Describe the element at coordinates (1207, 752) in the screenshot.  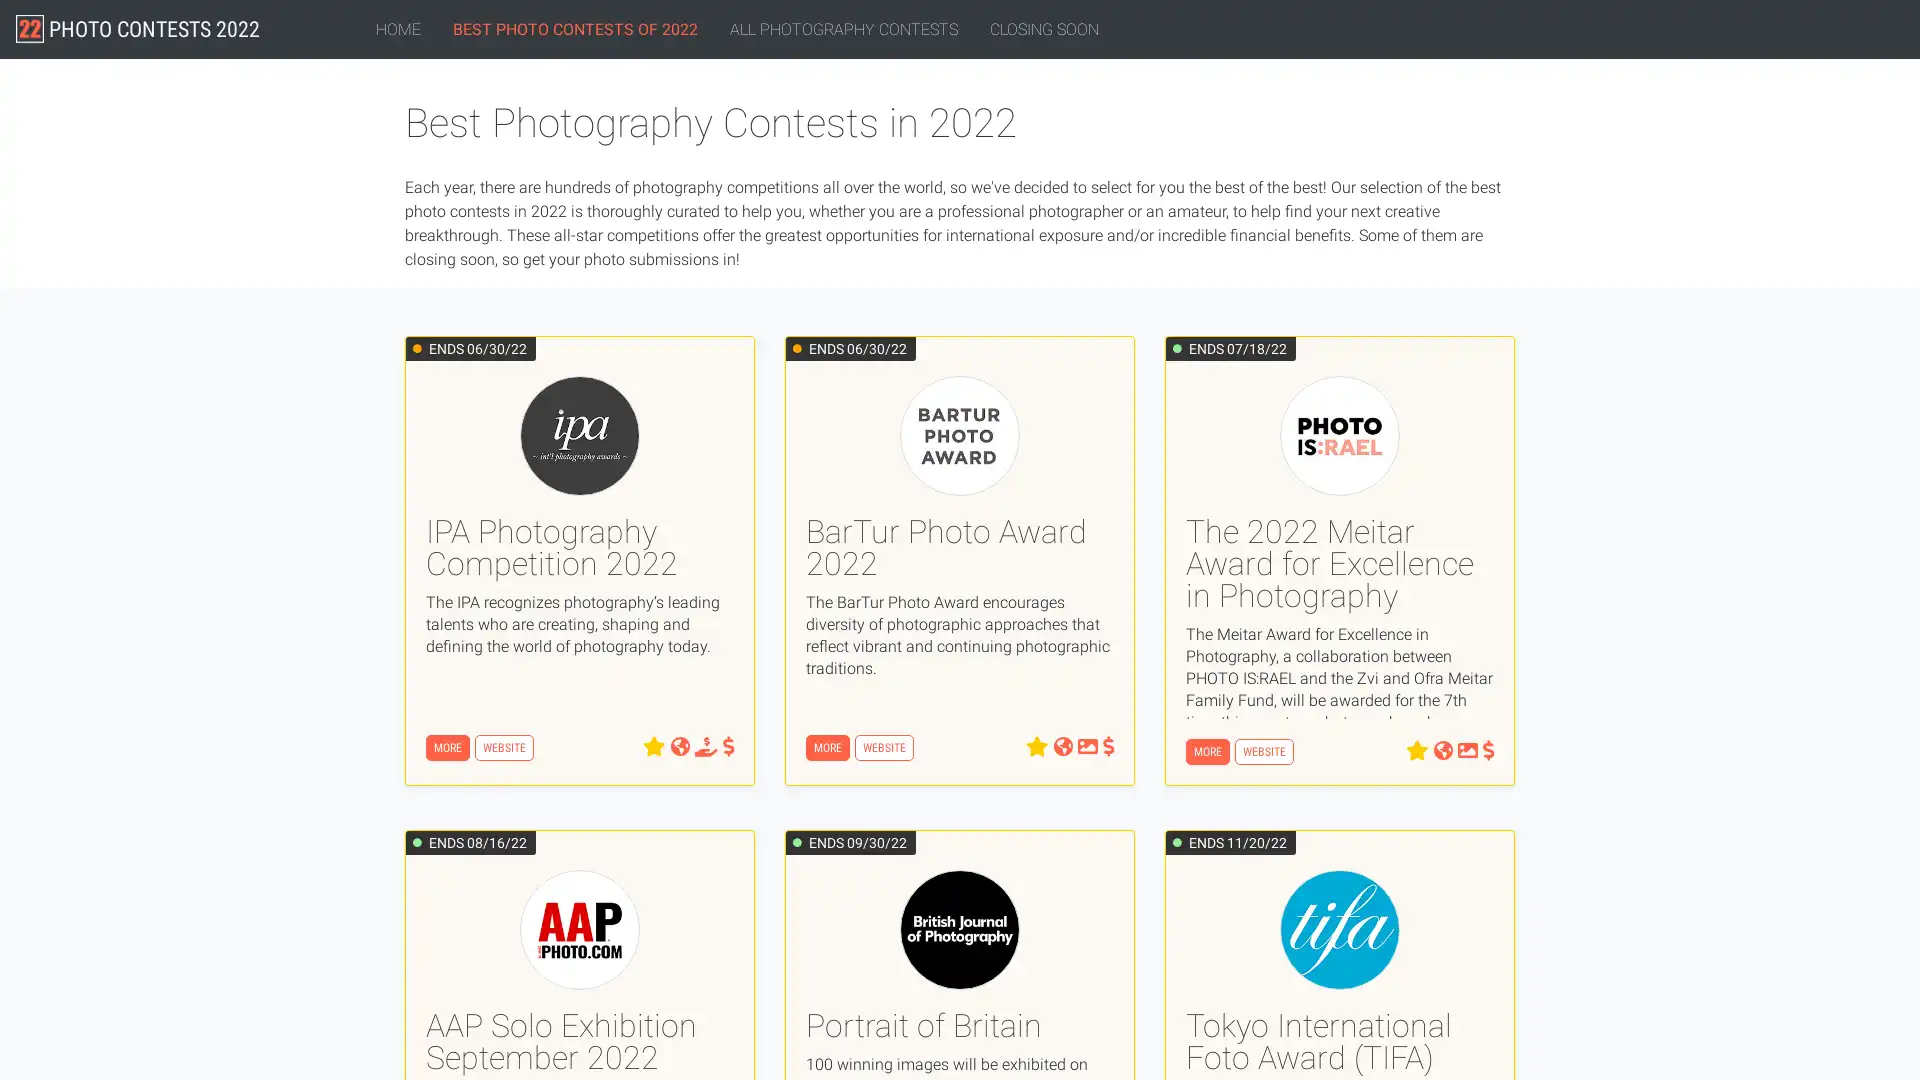
I see `MORE` at that location.